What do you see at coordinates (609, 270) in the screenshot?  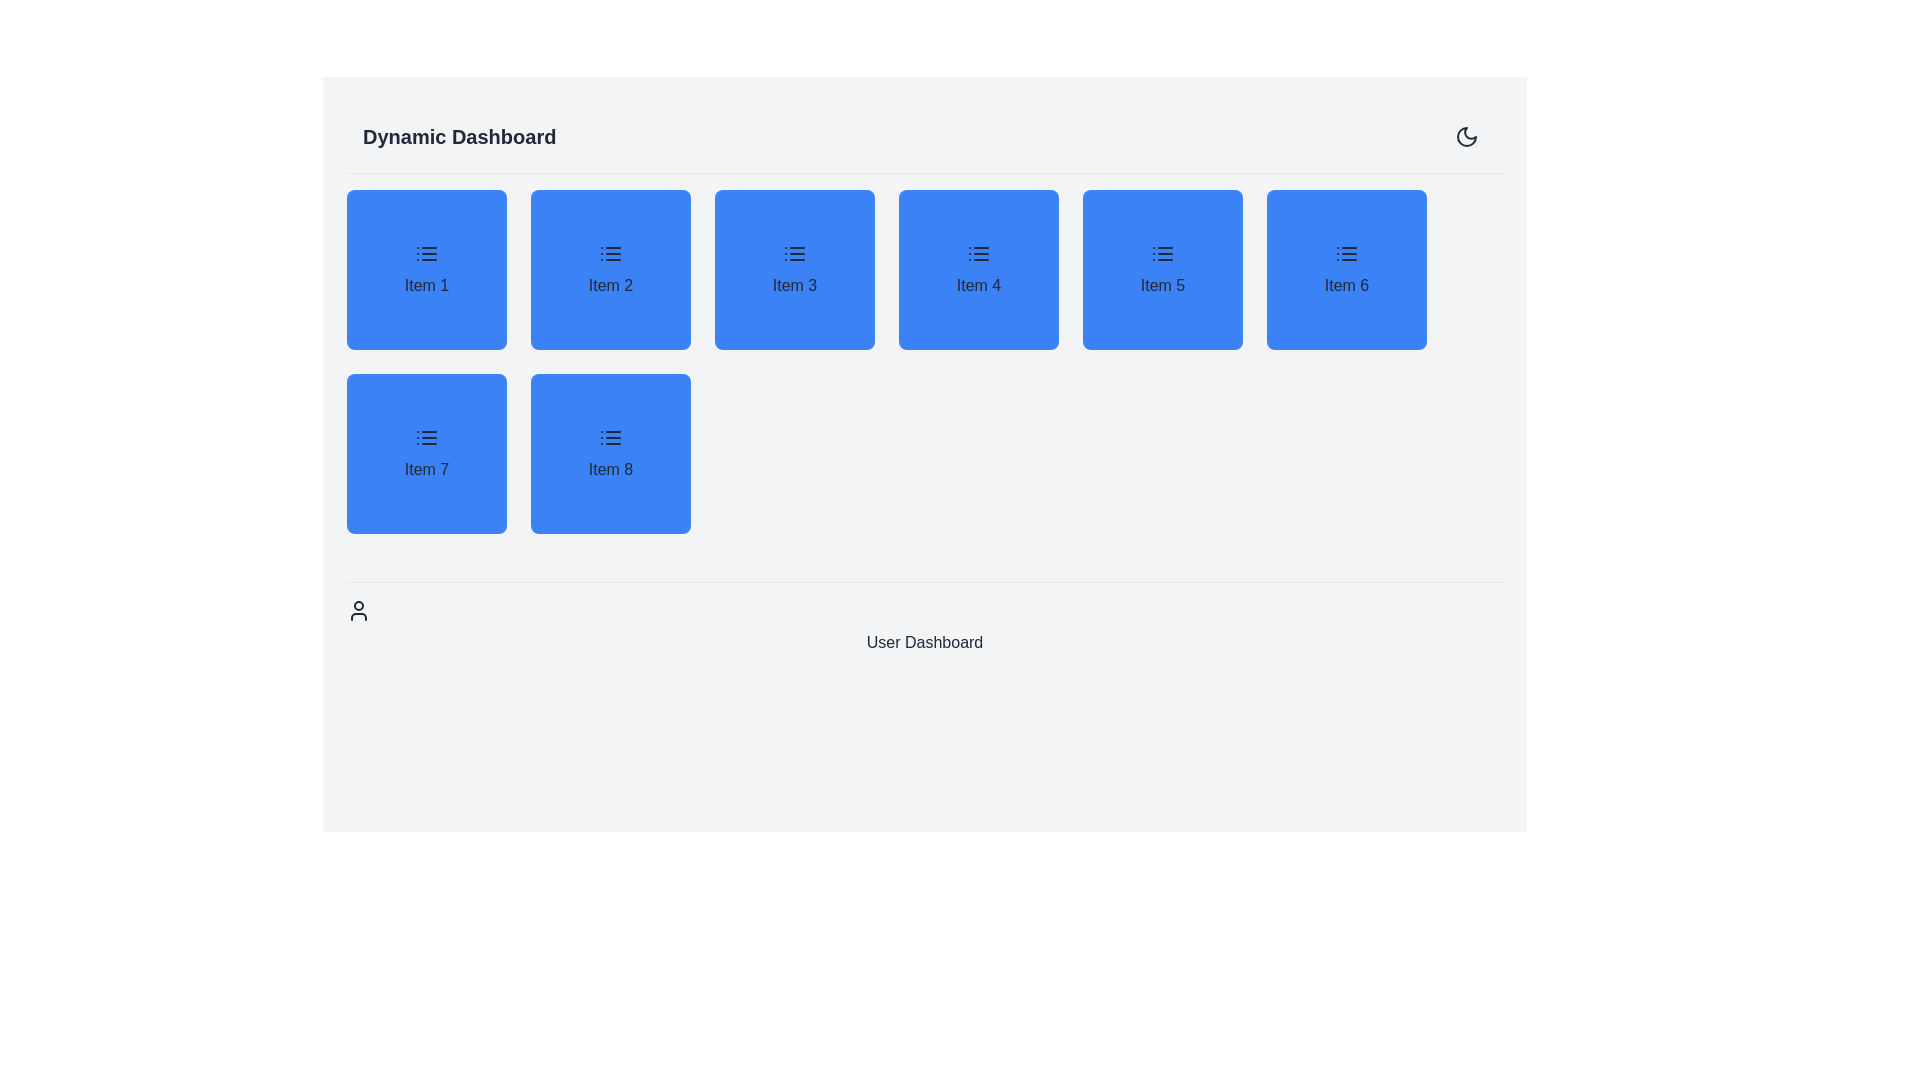 I see `the square clickable block representing 'Item 2', which is located in the grid layout as the second item in the first row, between 'Item 1' and 'Item 3'` at bounding box center [609, 270].